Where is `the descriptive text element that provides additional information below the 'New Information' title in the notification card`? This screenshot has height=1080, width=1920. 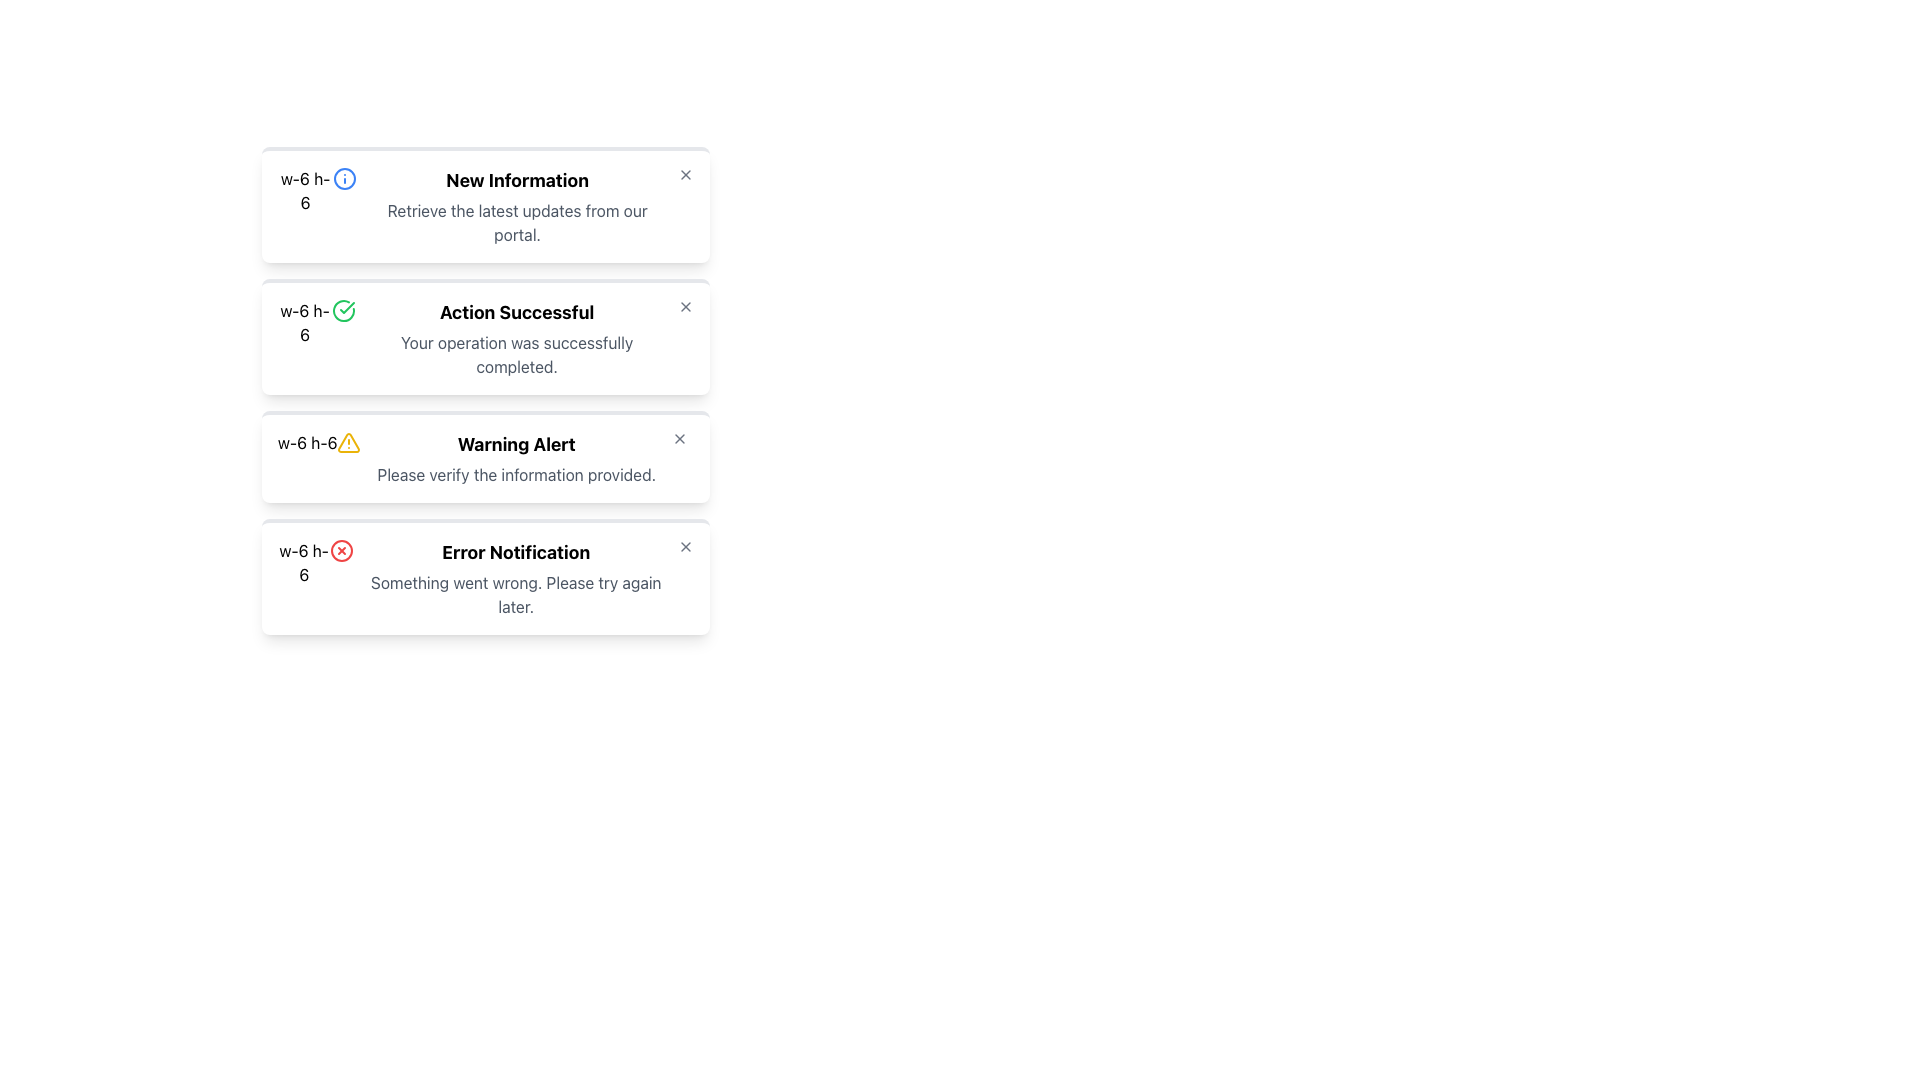 the descriptive text element that provides additional information below the 'New Information' title in the notification card is located at coordinates (517, 223).